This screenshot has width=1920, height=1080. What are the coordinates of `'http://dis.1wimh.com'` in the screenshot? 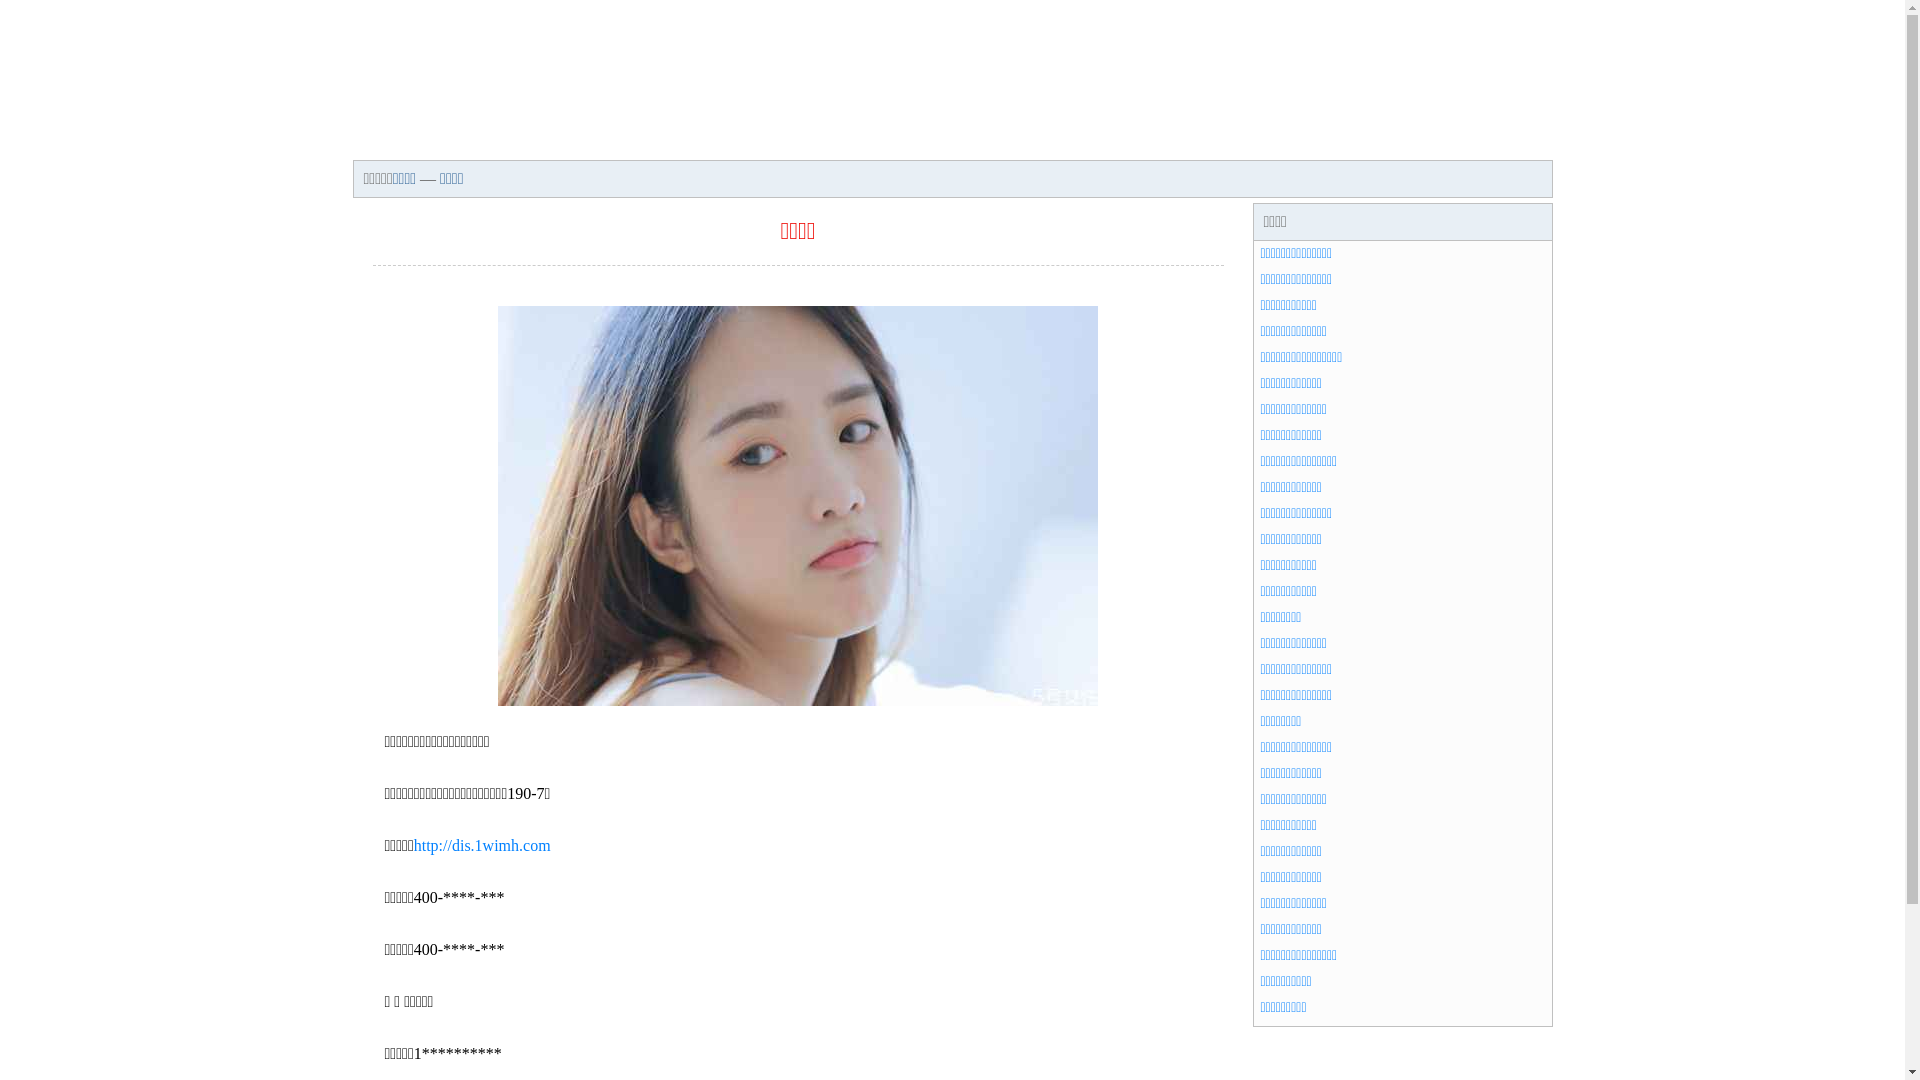 It's located at (482, 845).